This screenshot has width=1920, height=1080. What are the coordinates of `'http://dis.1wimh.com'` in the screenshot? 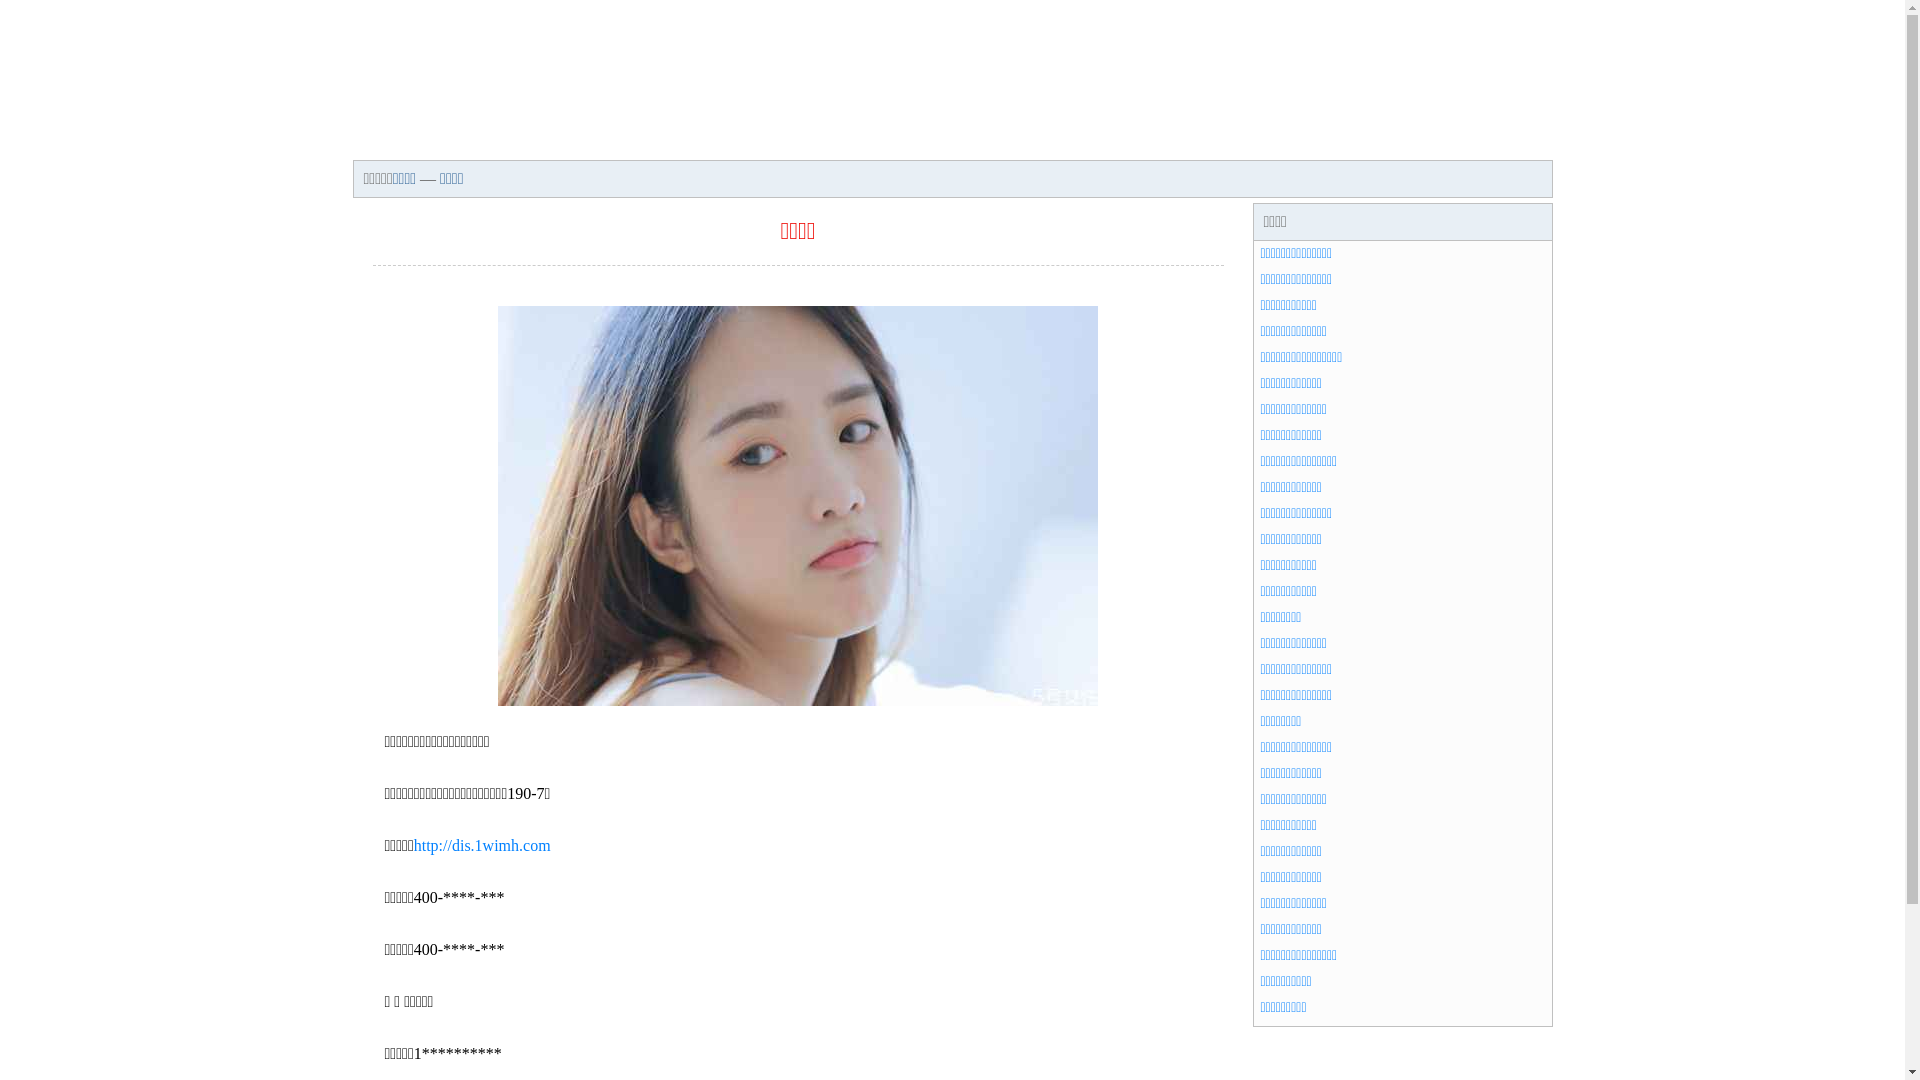 It's located at (482, 845).